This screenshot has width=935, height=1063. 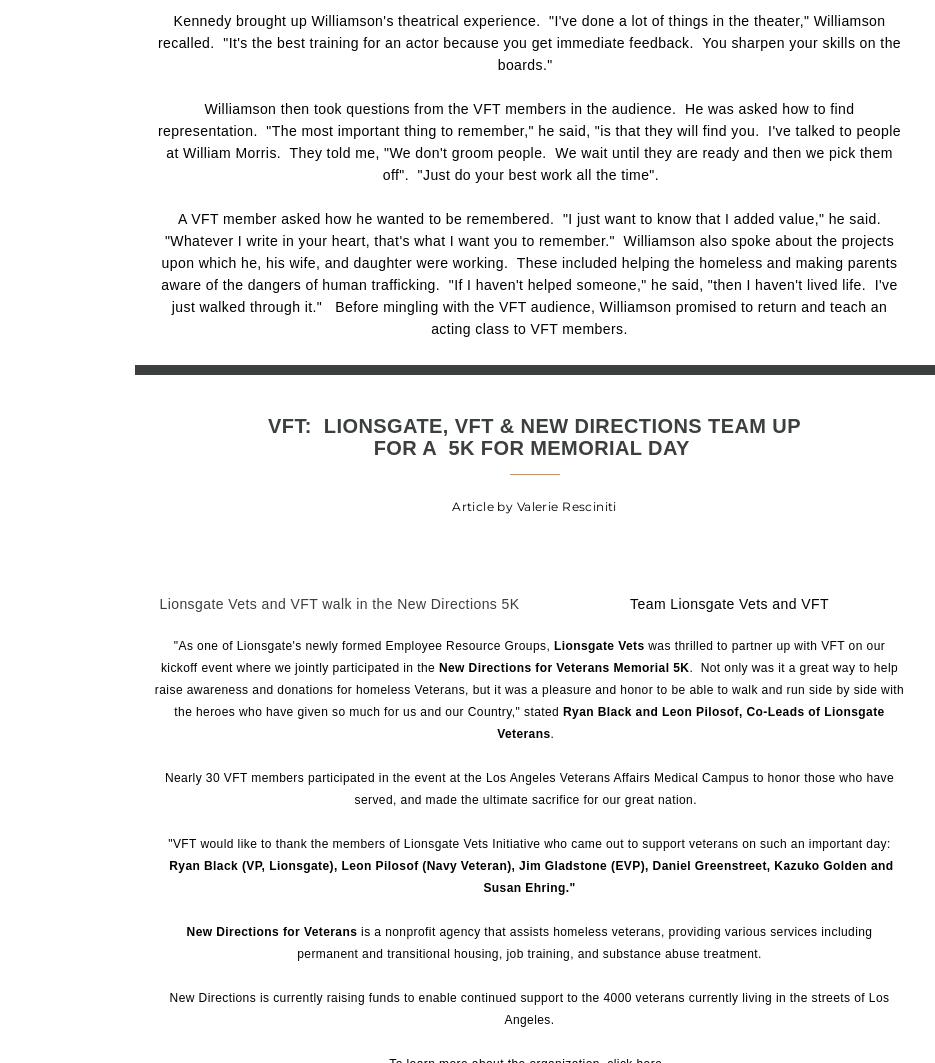 I want to click on 'is a nonprofit agency that assists homeless veterans, providing various services including permanent and transitional housing, job training, and substance abuse treatment.', so click(x=295, y=941).